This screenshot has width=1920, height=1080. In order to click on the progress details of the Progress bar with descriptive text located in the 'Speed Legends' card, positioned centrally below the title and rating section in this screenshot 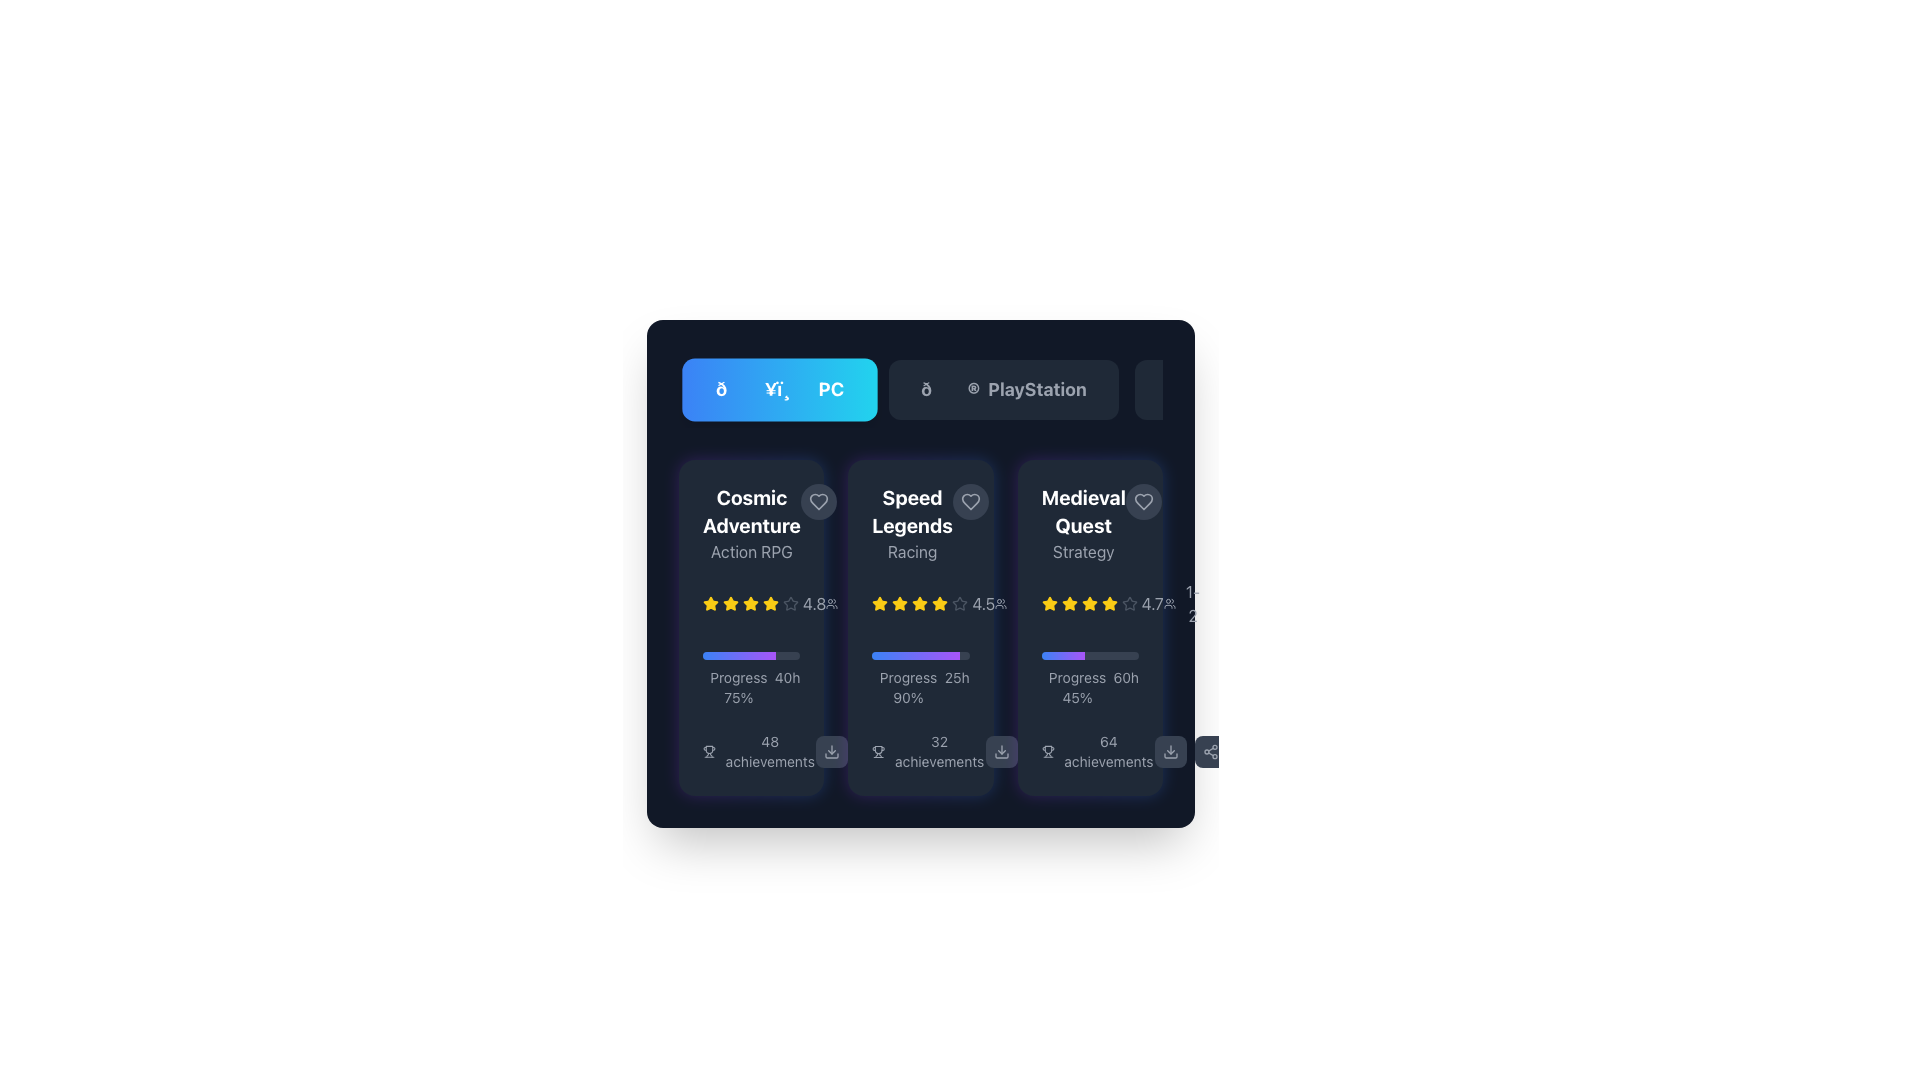, I will do `click(920, 678)`.